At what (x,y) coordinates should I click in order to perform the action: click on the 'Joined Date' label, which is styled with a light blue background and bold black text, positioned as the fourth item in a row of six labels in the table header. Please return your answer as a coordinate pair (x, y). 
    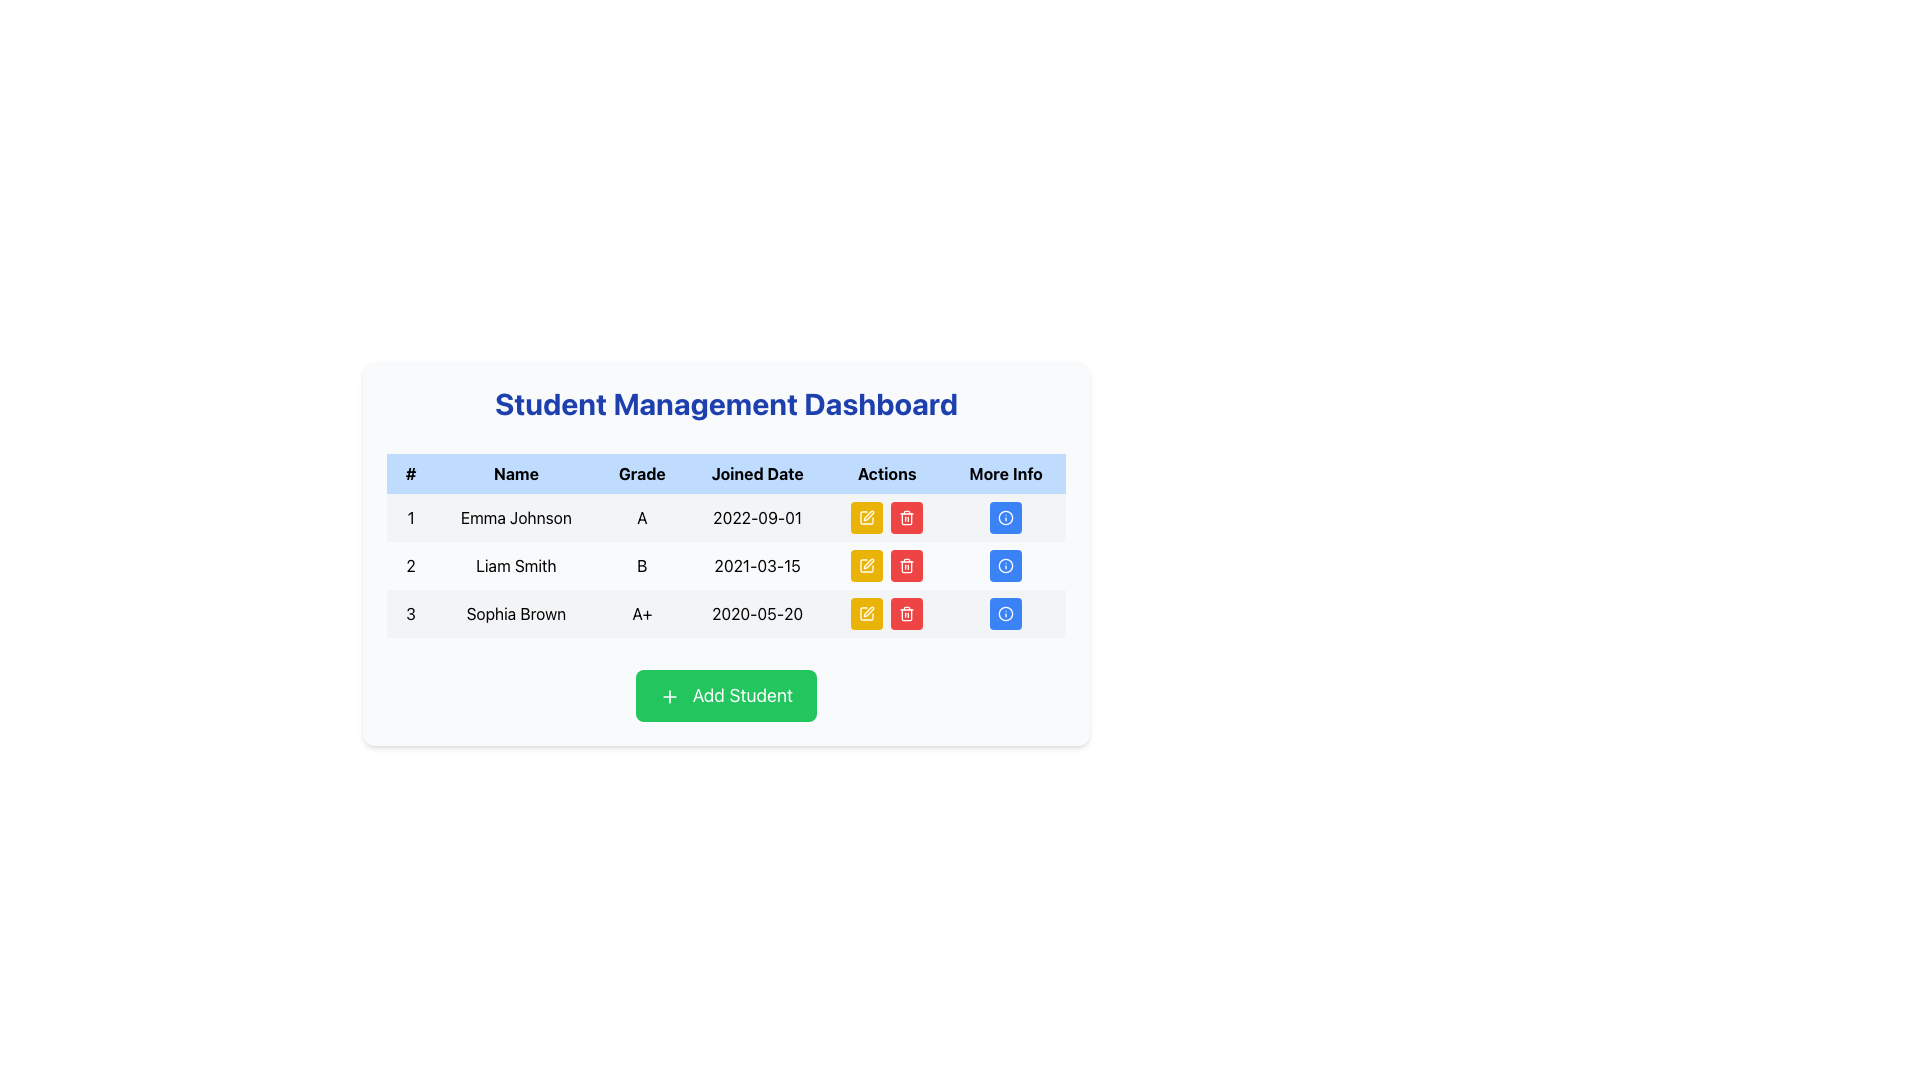
    Looking at the image, I should click on (756, 474).